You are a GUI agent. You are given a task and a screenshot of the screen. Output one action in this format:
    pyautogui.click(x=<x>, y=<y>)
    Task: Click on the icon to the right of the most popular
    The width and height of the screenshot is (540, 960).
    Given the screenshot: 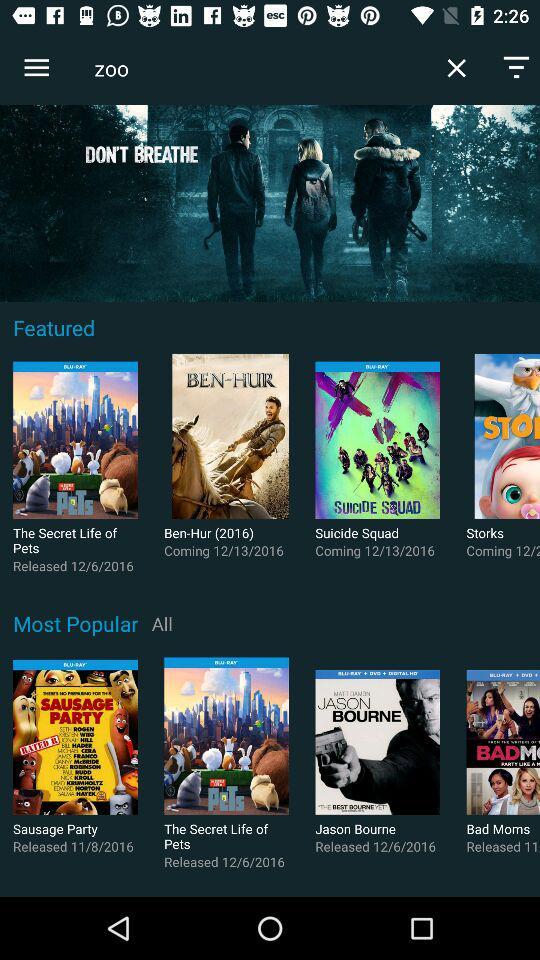 What is the action you would take?
    pyautogui.click(x=161, y=622)
    